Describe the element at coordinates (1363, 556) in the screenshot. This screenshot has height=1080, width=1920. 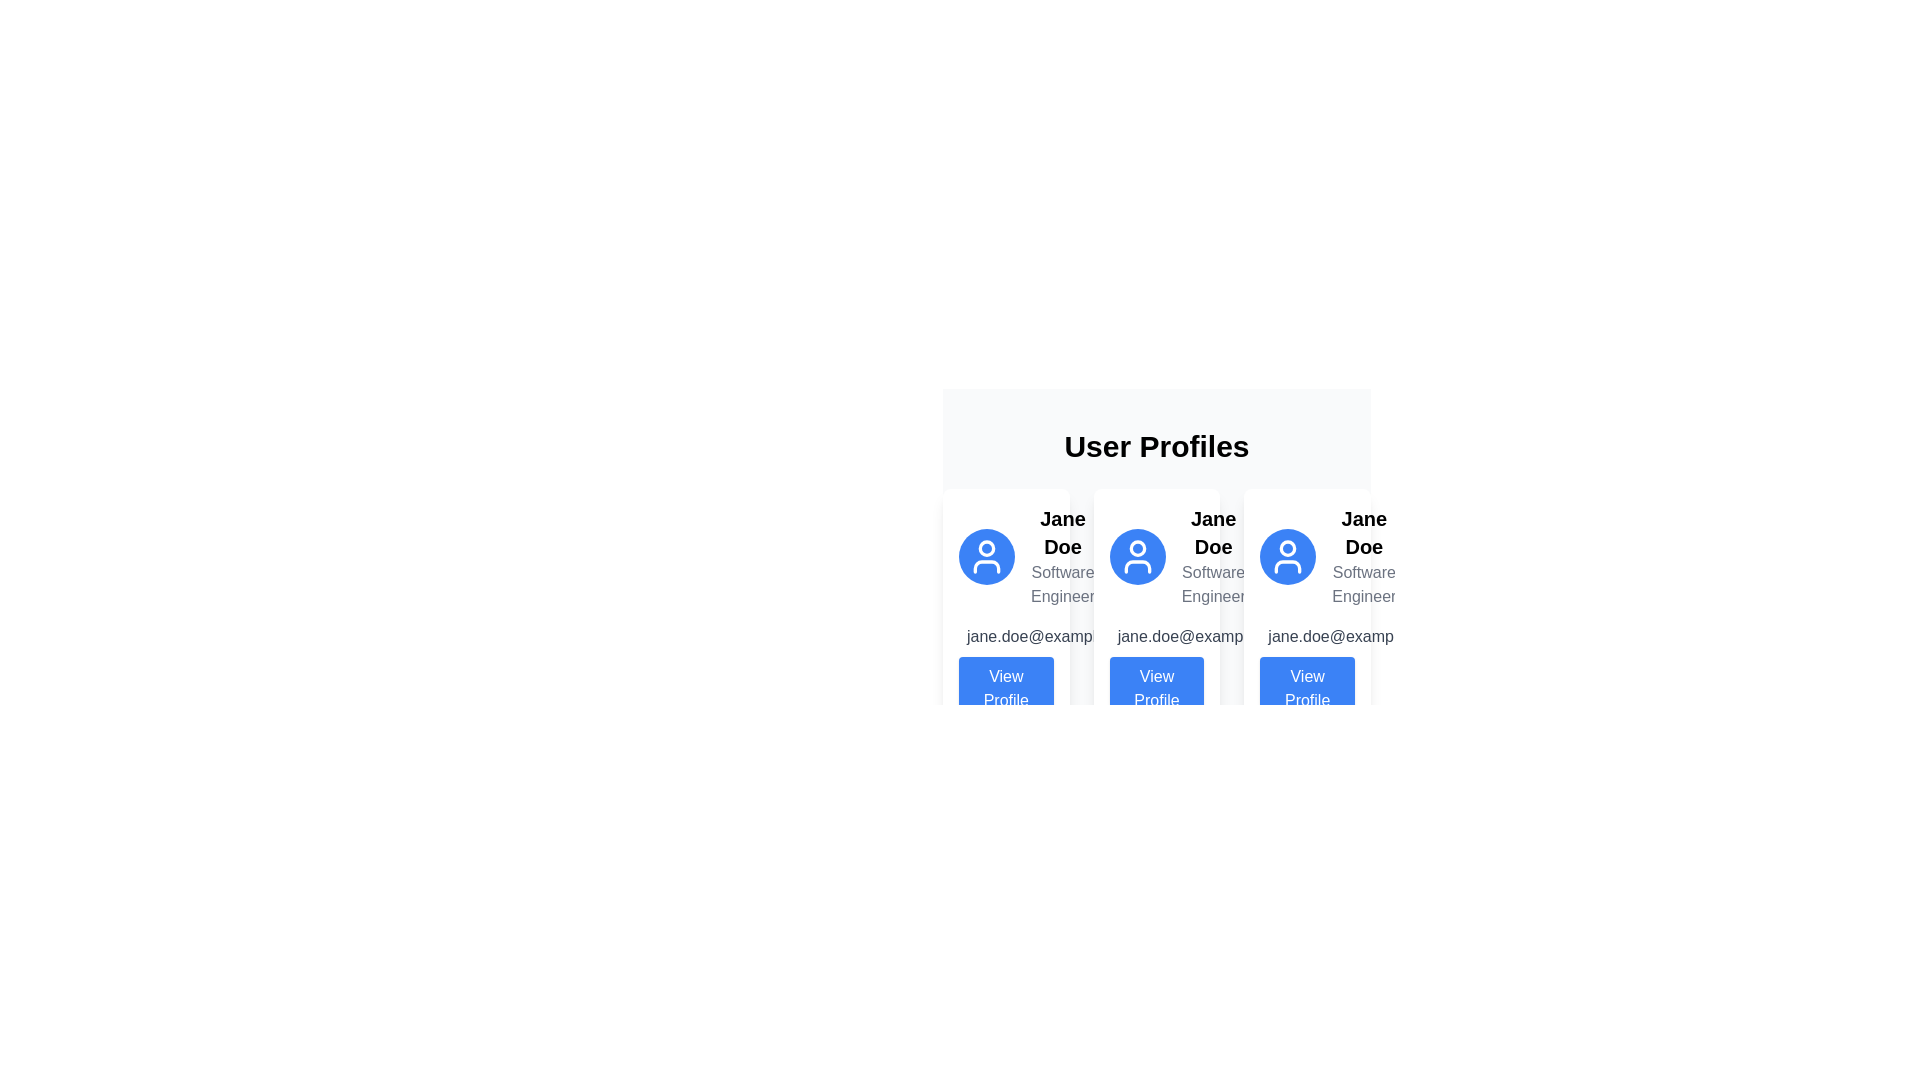
I see `the Text block displaying 'Jane Doe' and 'Software Engineer', which is located within the 'User Profiles' section of a card-like structure` at that location.